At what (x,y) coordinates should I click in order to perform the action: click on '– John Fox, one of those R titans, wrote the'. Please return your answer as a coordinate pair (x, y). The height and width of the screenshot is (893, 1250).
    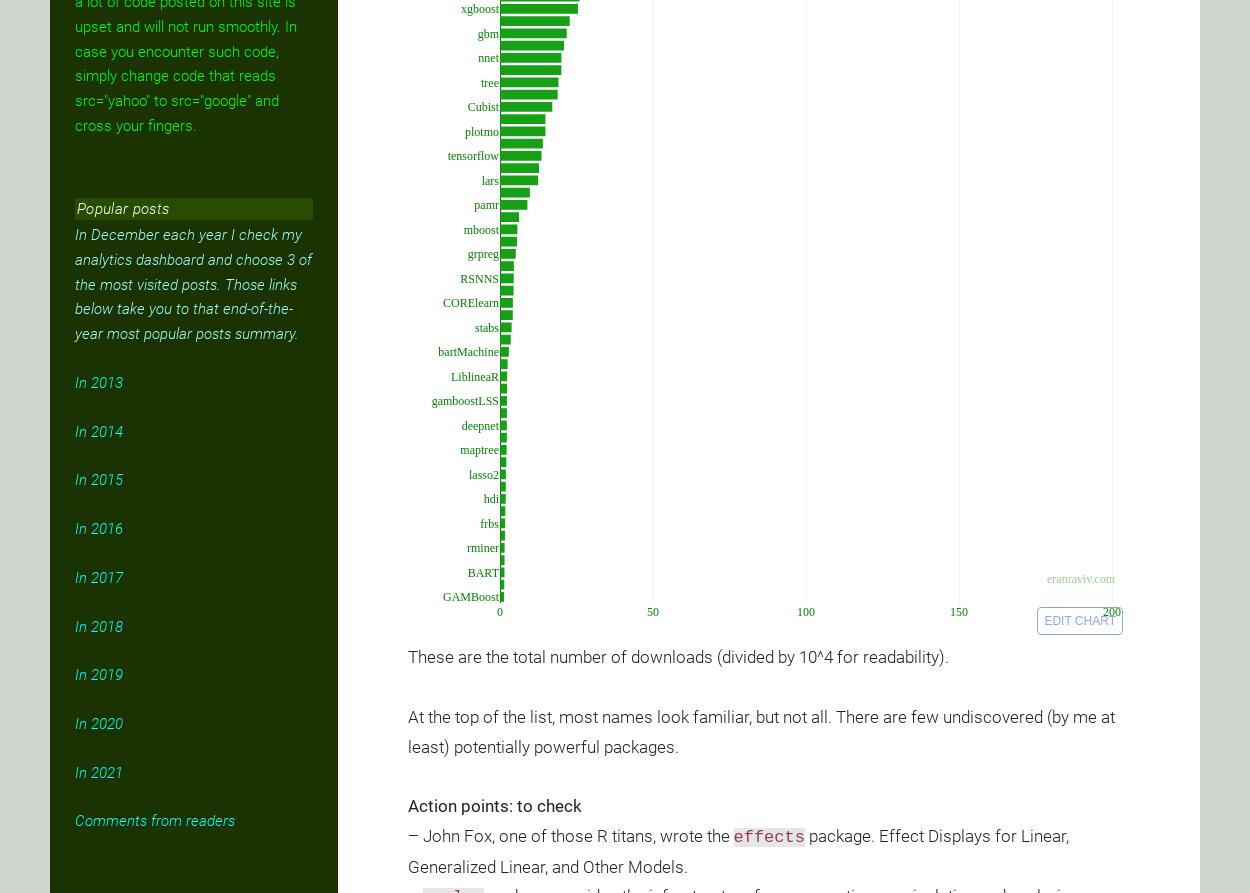
    Looking at the image, I should click on (569, 834).